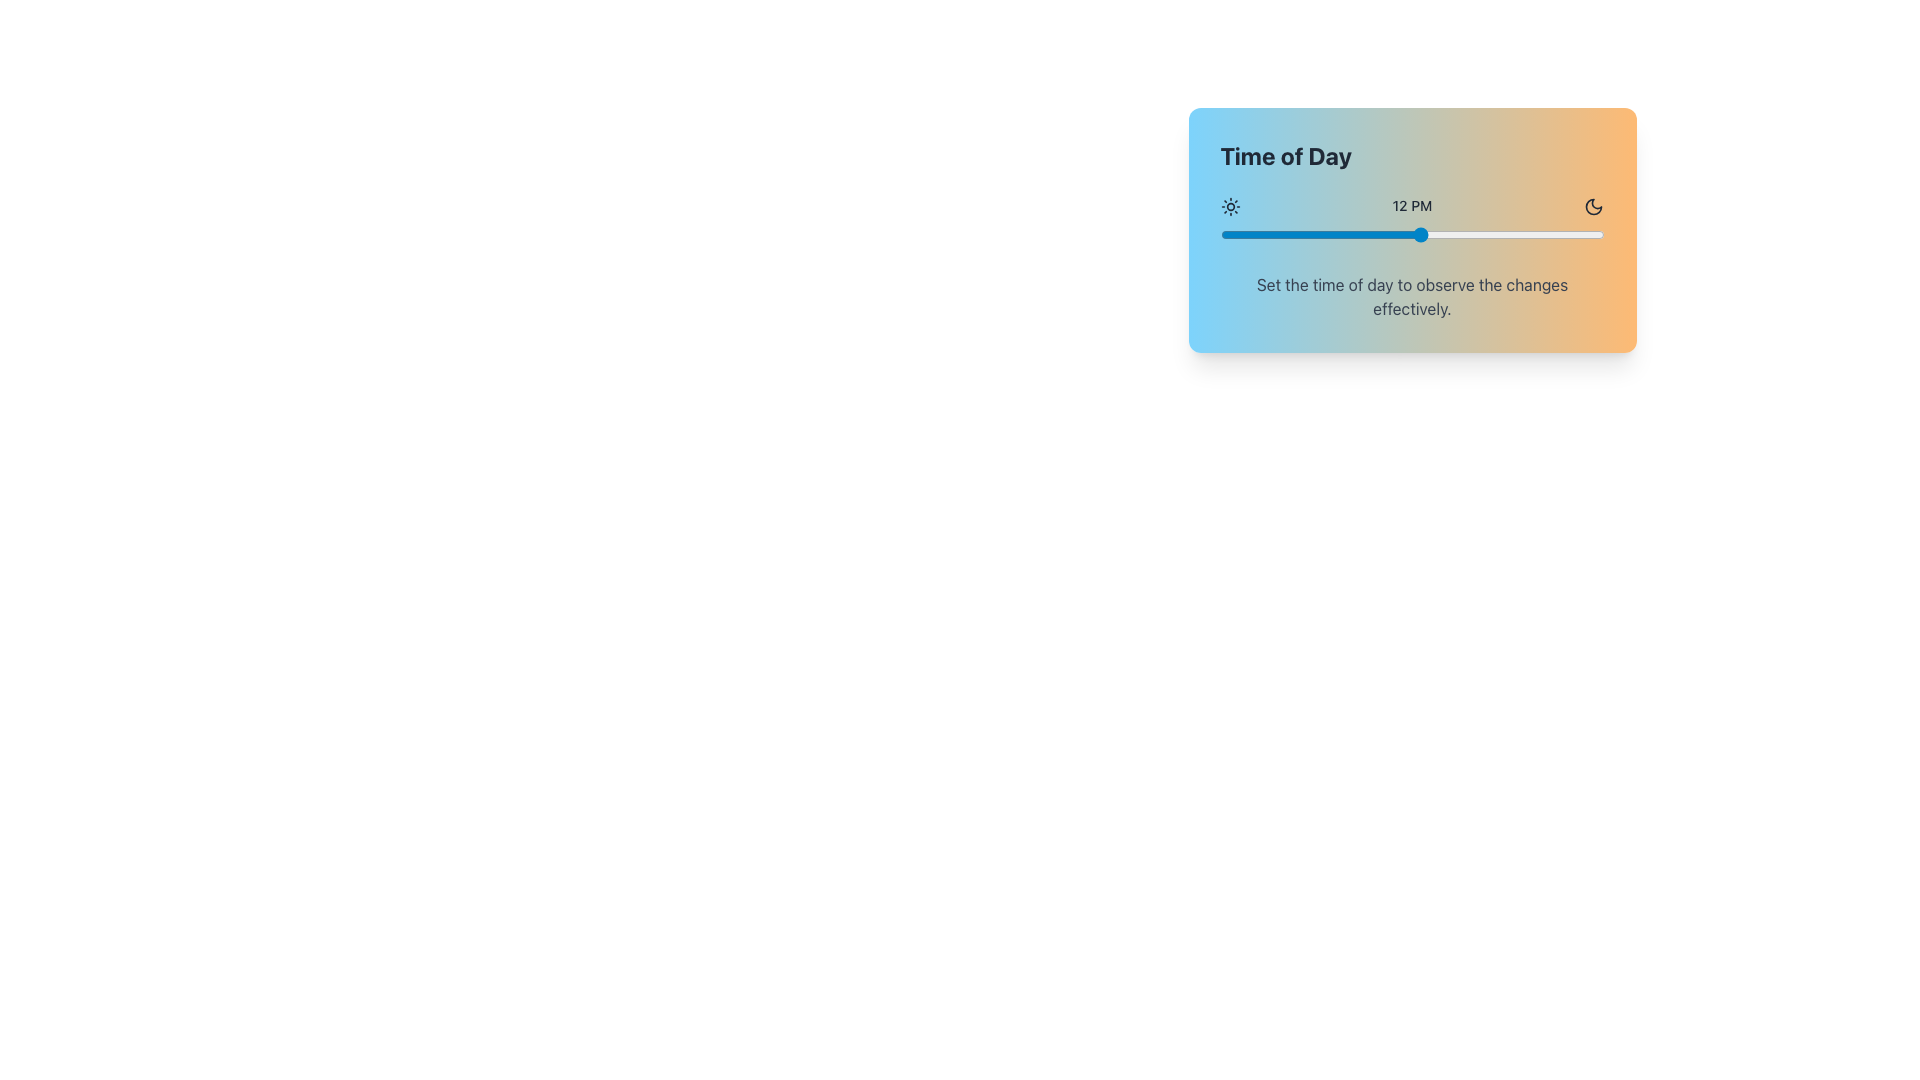  I want to click on time of day, so click(1536, 234).